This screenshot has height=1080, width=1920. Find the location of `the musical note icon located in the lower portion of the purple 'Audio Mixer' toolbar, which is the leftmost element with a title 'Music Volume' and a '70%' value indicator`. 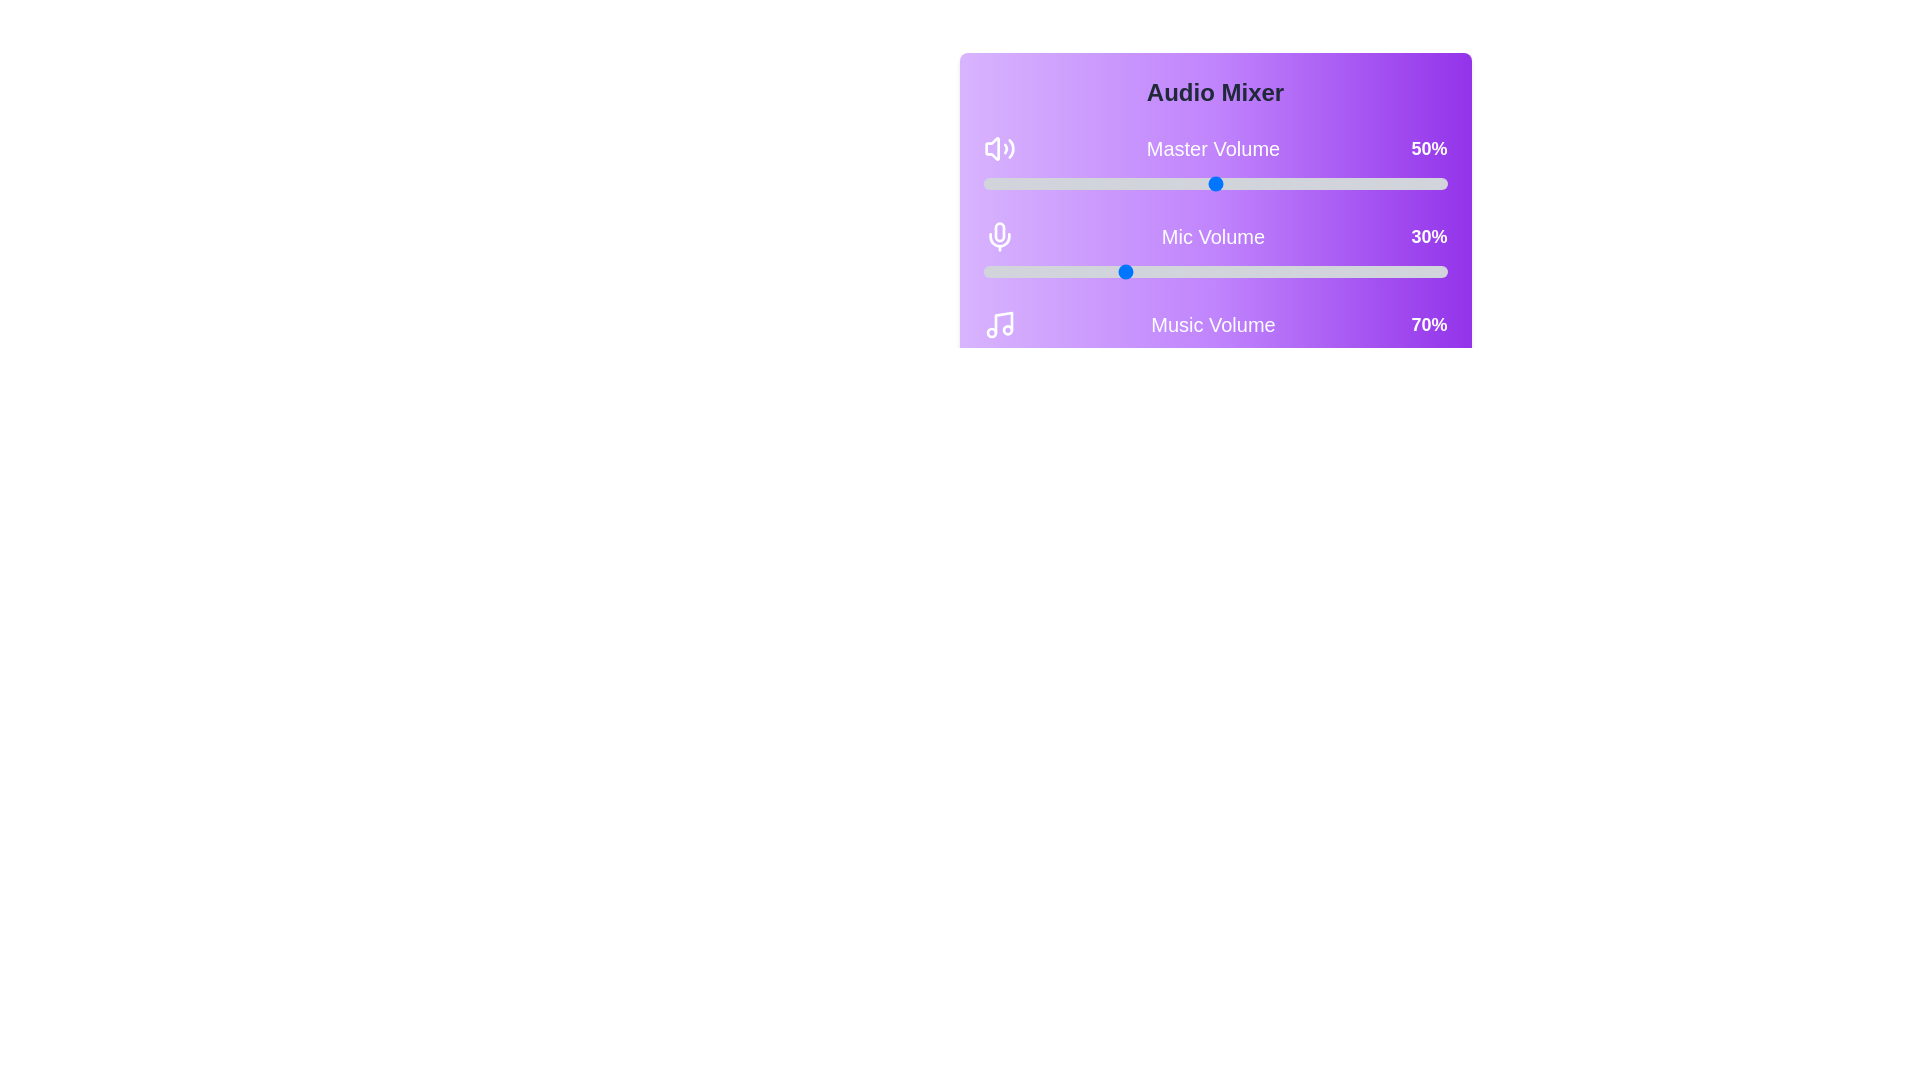

the musical note icon located in the lower portion of the purple 'Audio Mixer' toolbar, which is the leftmost element with a title 'Music Volume' and a '70%' value indicator is located at coordinates (999, 323).